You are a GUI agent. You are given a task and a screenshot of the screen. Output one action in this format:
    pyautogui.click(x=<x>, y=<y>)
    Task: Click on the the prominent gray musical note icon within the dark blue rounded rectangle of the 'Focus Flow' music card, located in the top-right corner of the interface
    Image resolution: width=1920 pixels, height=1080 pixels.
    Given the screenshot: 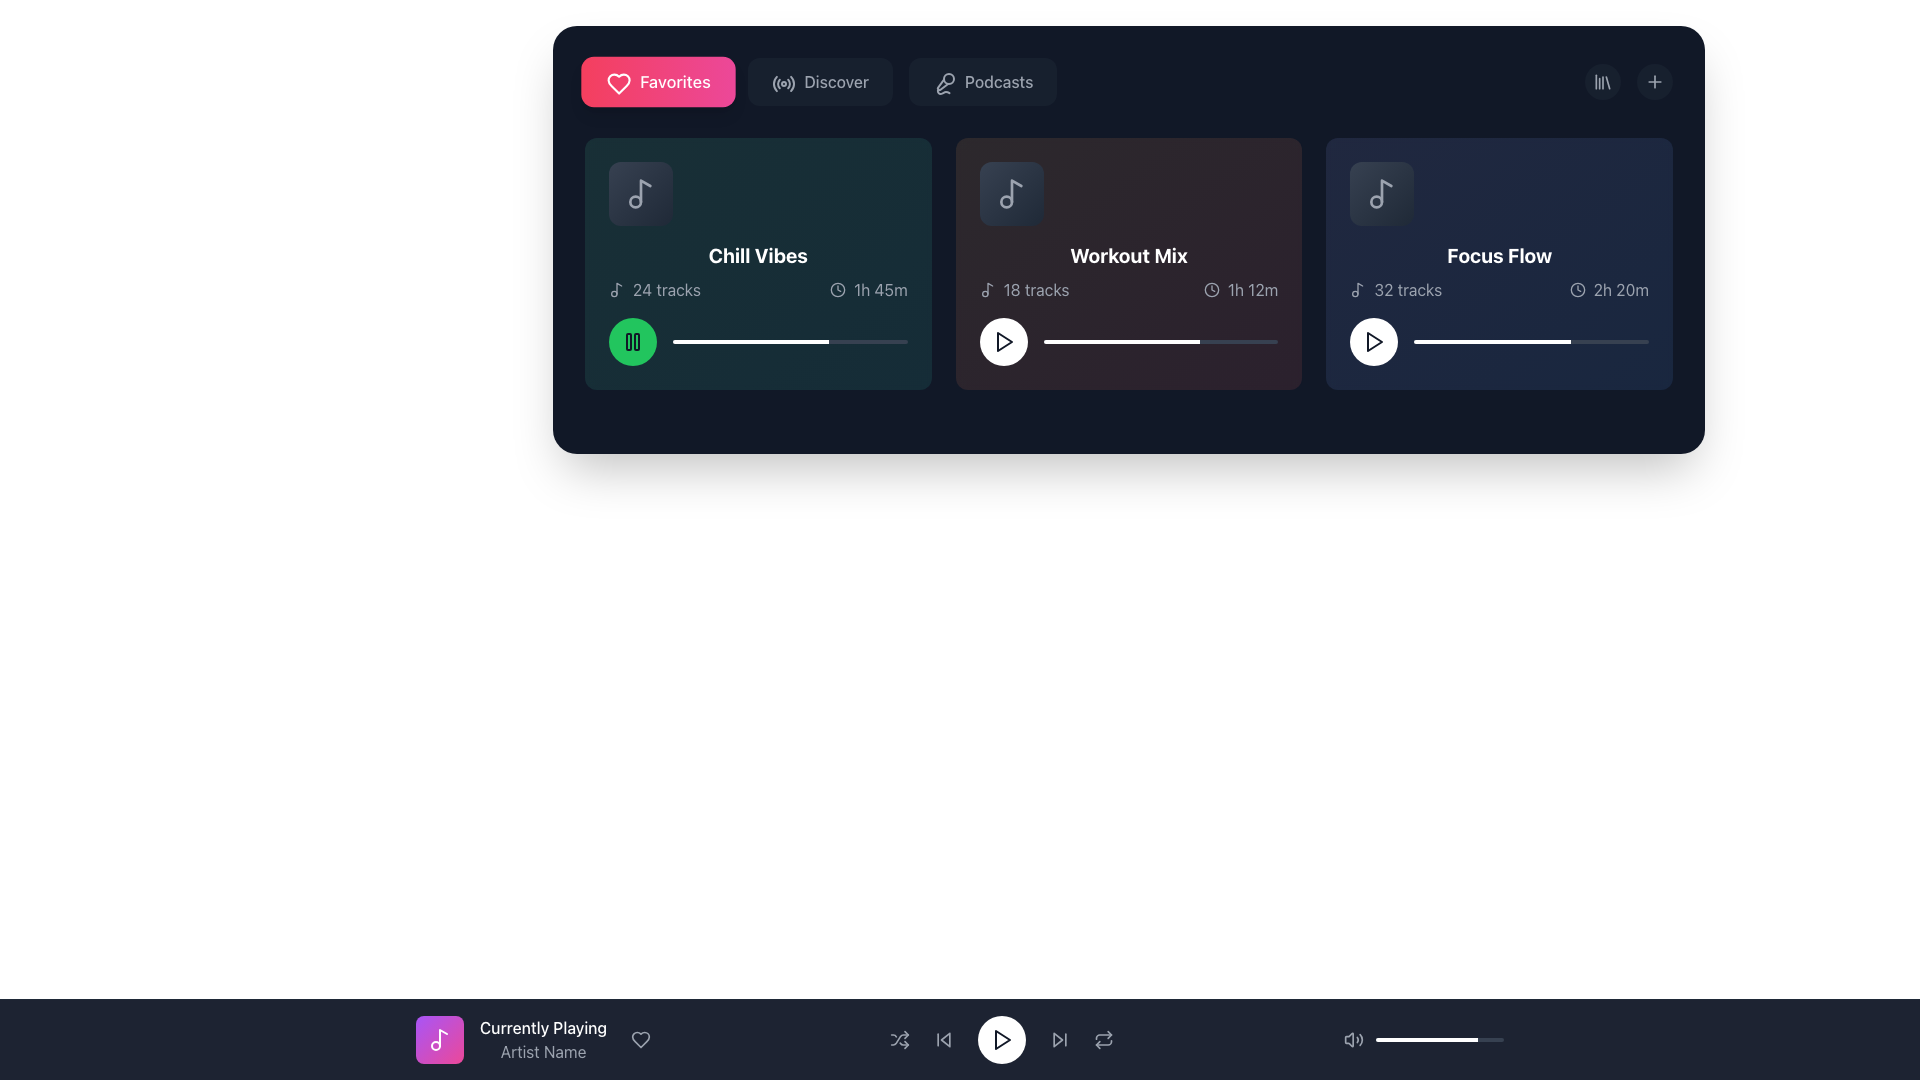 What is the action you would take?
    pyautogui.click(x=1381, y=193)
    